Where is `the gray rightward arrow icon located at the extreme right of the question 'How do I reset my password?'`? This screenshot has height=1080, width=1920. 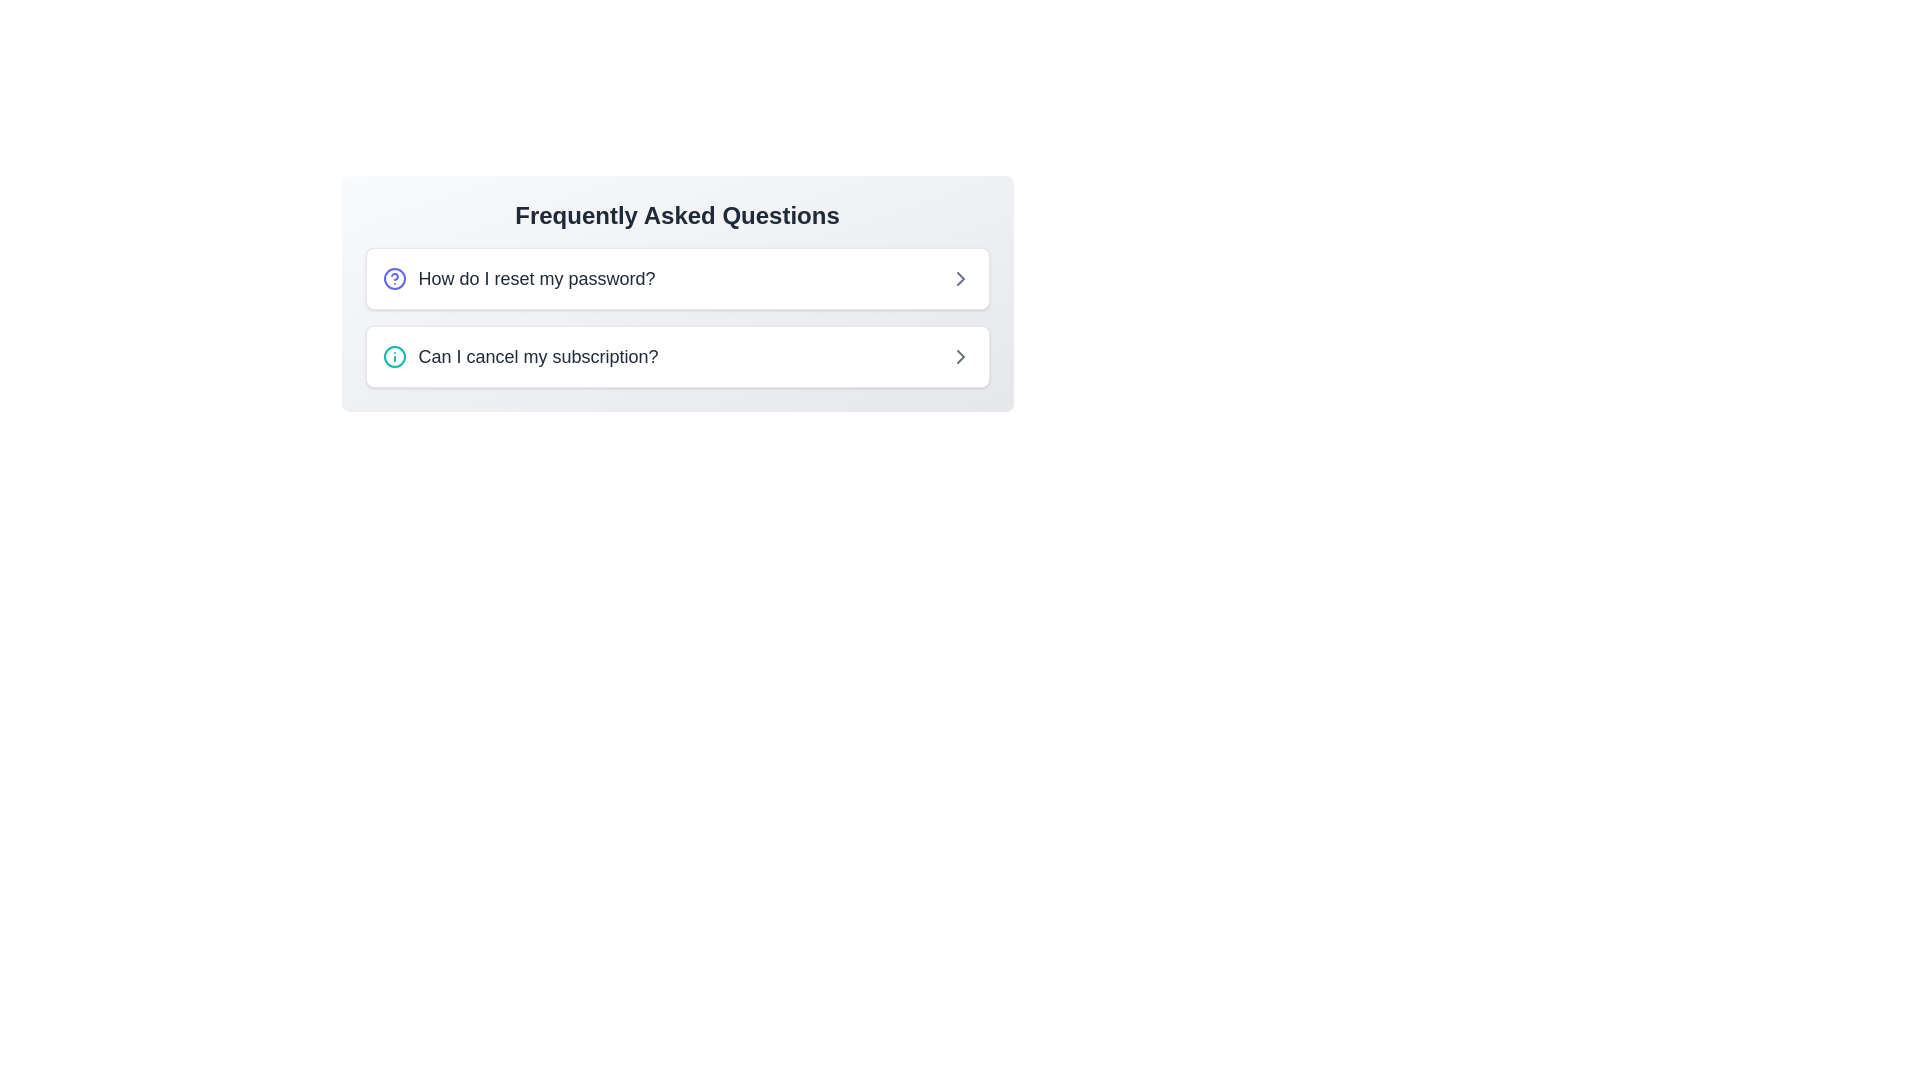 the gray rightward arrow icon located at the extreme right of the question 'How do I reset my password?' is located at coordinates (960, 278).